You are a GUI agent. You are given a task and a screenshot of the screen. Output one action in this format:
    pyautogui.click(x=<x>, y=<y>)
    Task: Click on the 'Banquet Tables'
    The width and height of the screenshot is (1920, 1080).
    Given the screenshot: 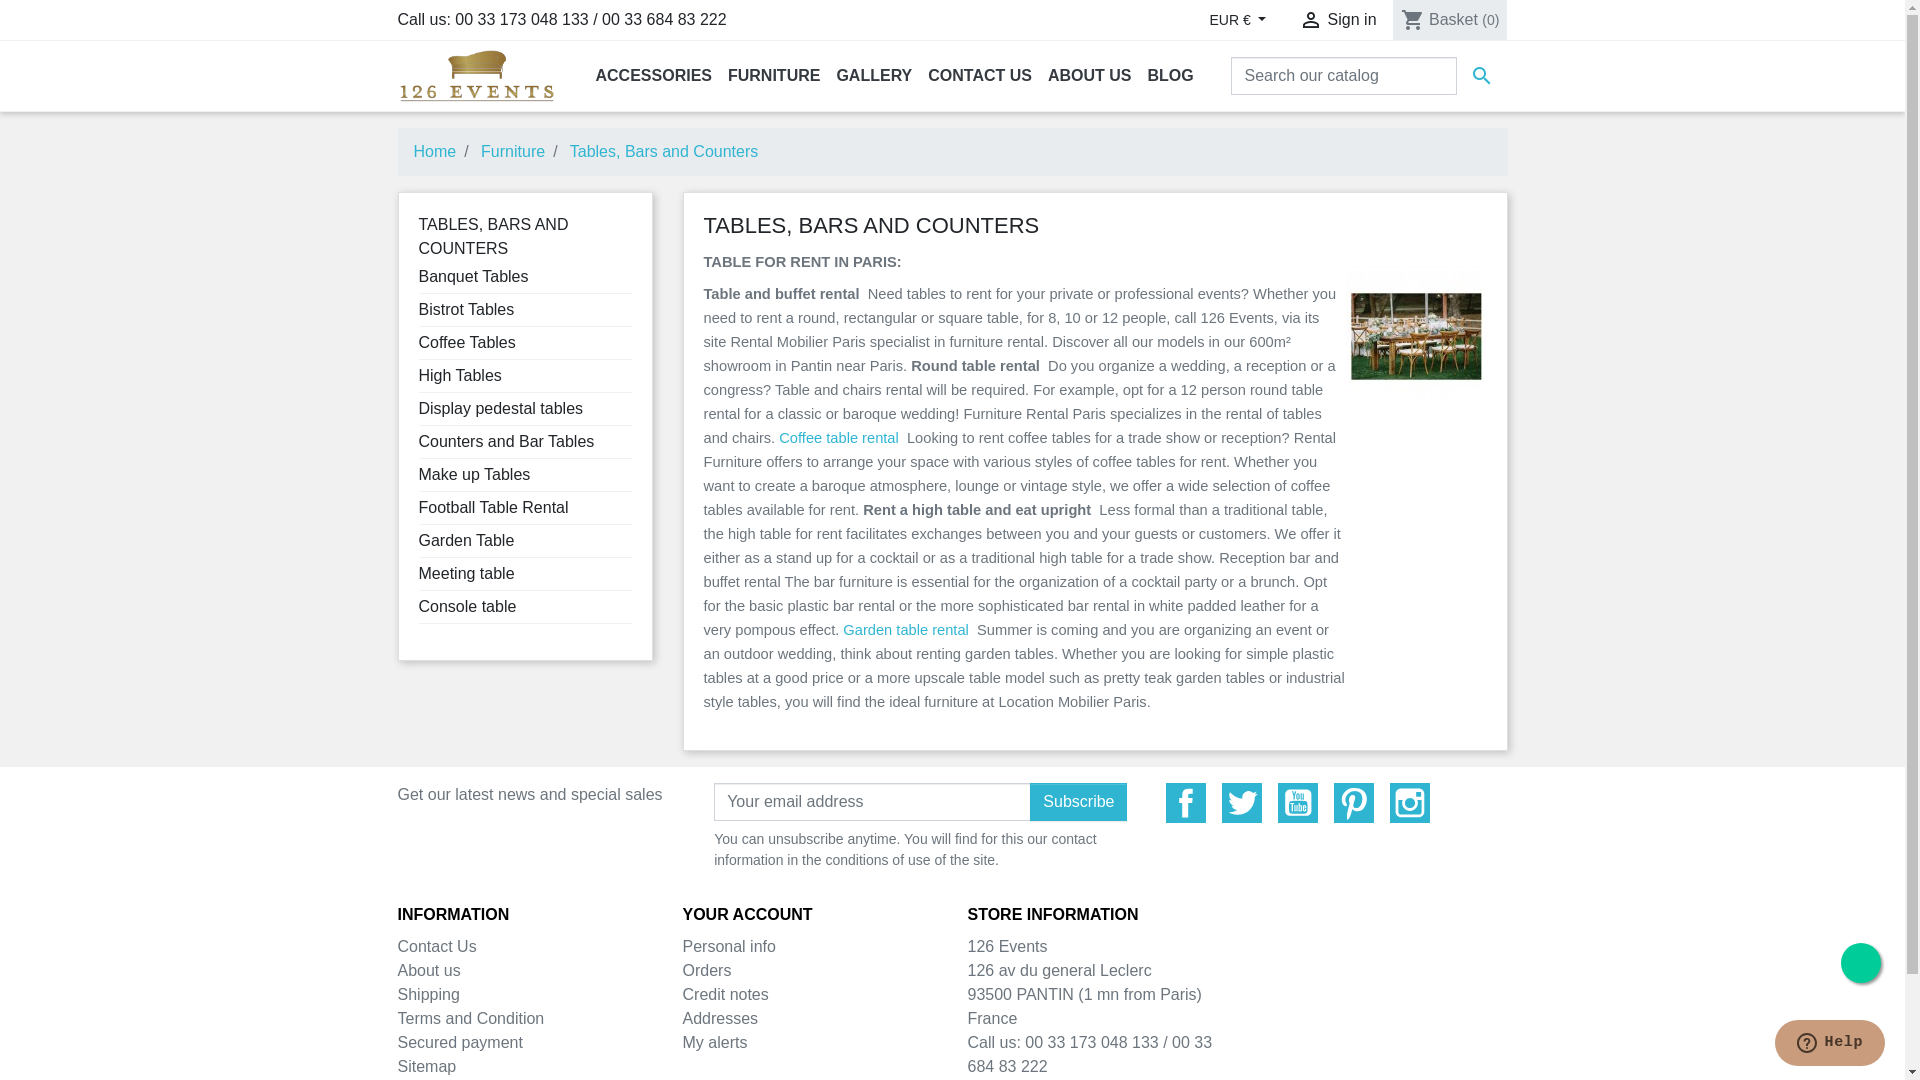 What is the action you would take?
    pyautogui.click(x=416, y=276)
    